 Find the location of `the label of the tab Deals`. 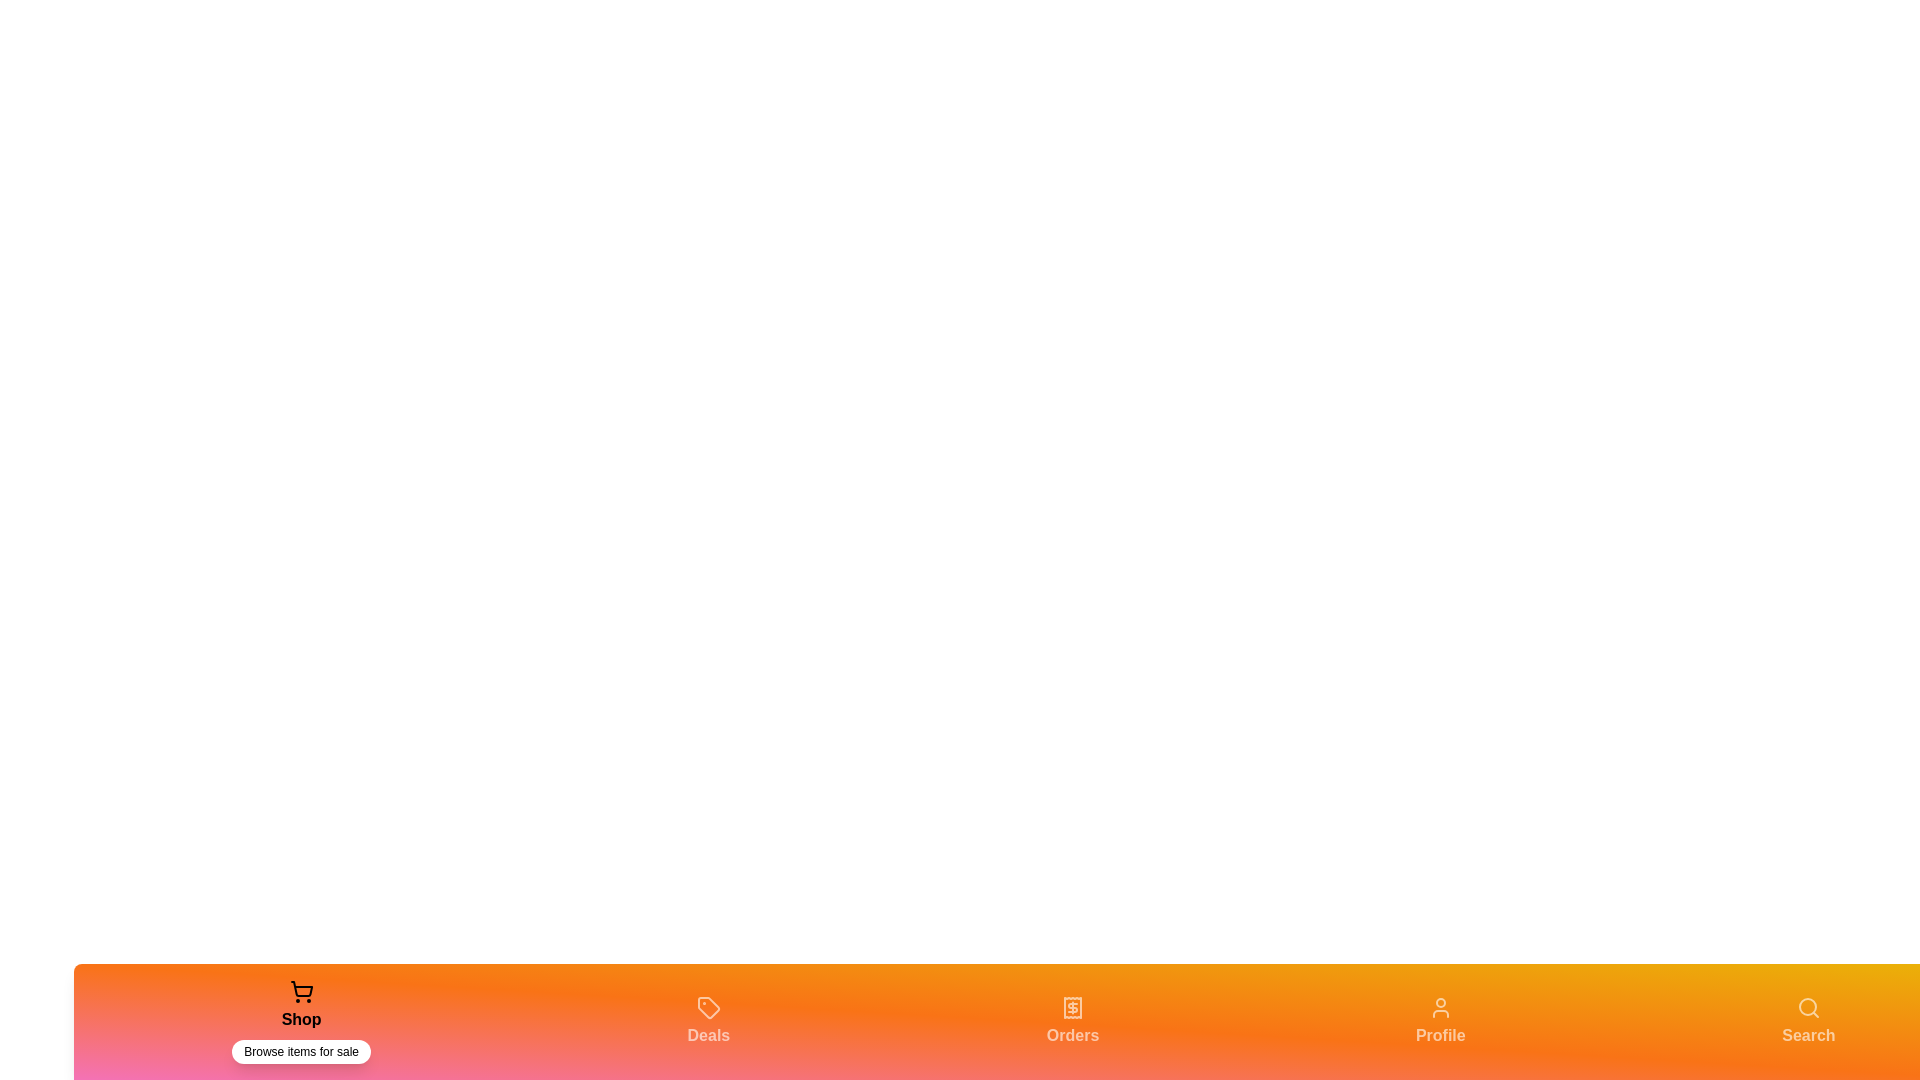

the label of the tab Deals is located at coordinates (708, 1035).